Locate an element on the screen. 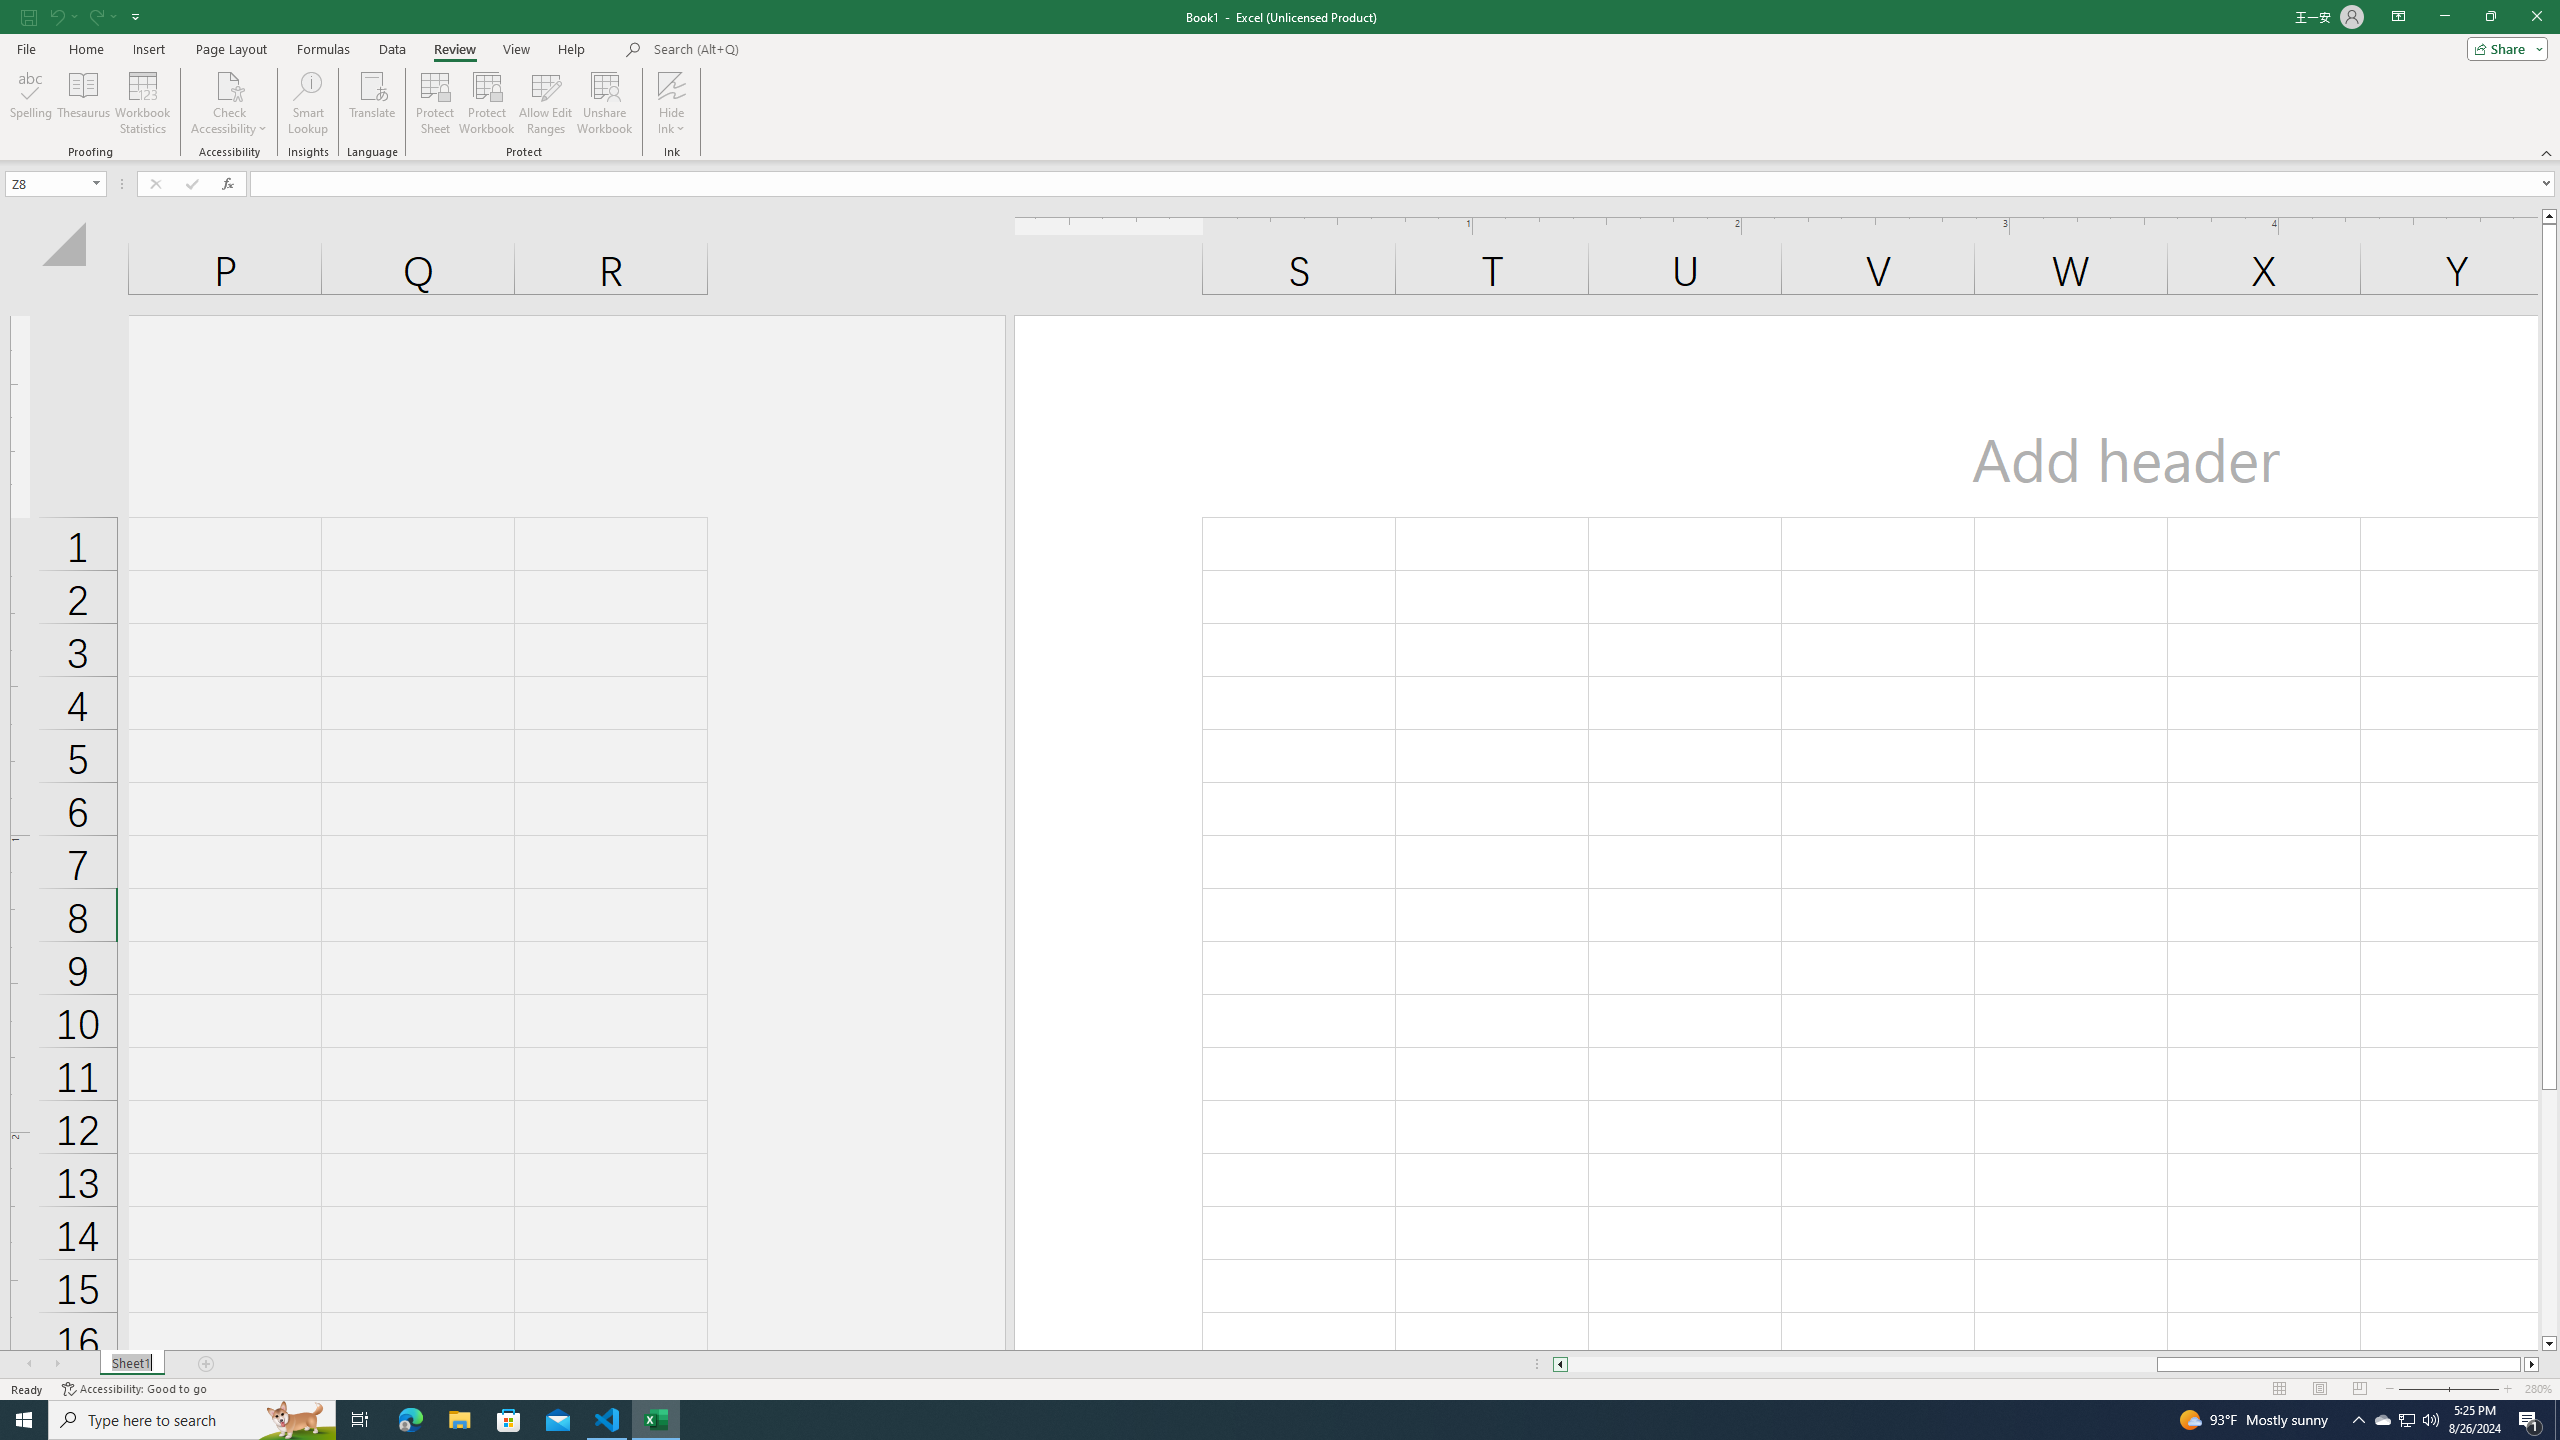 The width and height of the screenshot is (2560, 1440). 'Translate' is located at coordinates (371, 103).